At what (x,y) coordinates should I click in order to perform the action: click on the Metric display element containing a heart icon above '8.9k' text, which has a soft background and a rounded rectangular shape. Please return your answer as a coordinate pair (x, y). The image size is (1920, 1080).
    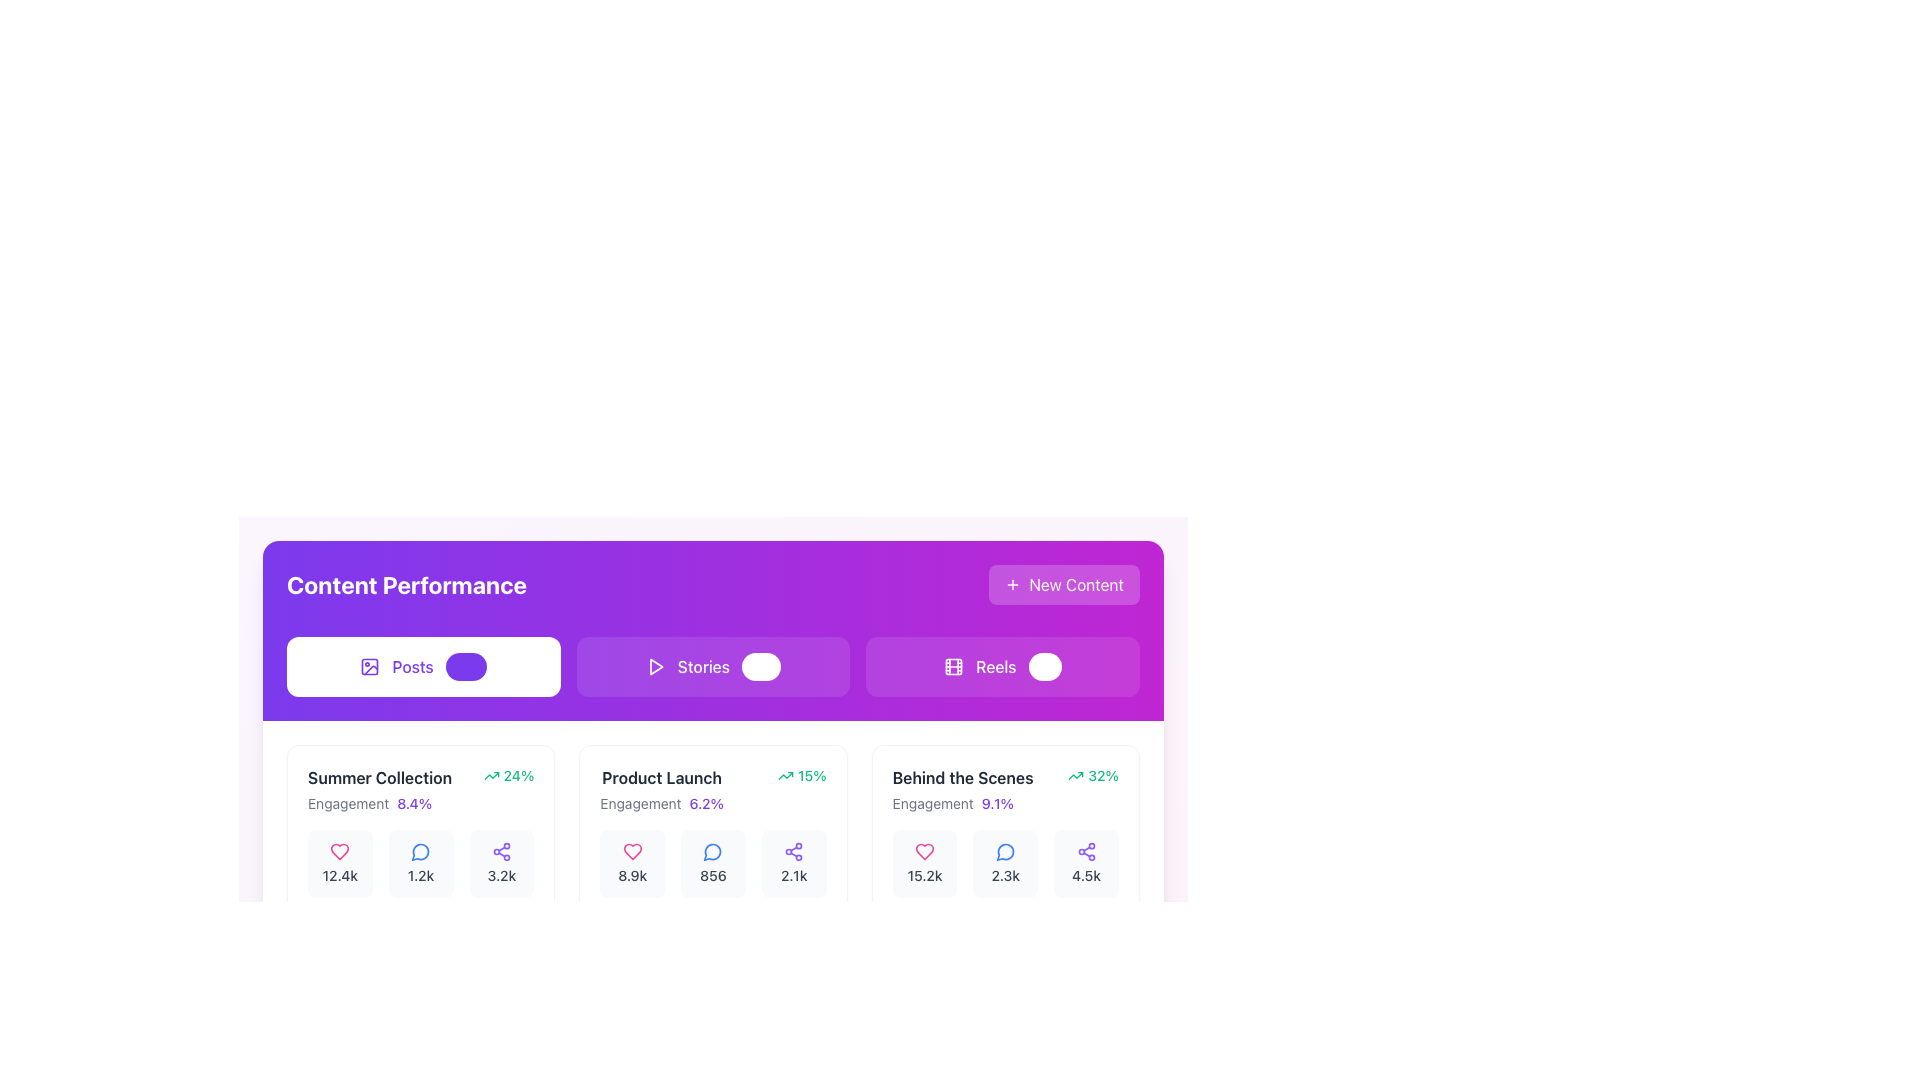
    Looking at the image, I should click on (631, 863).